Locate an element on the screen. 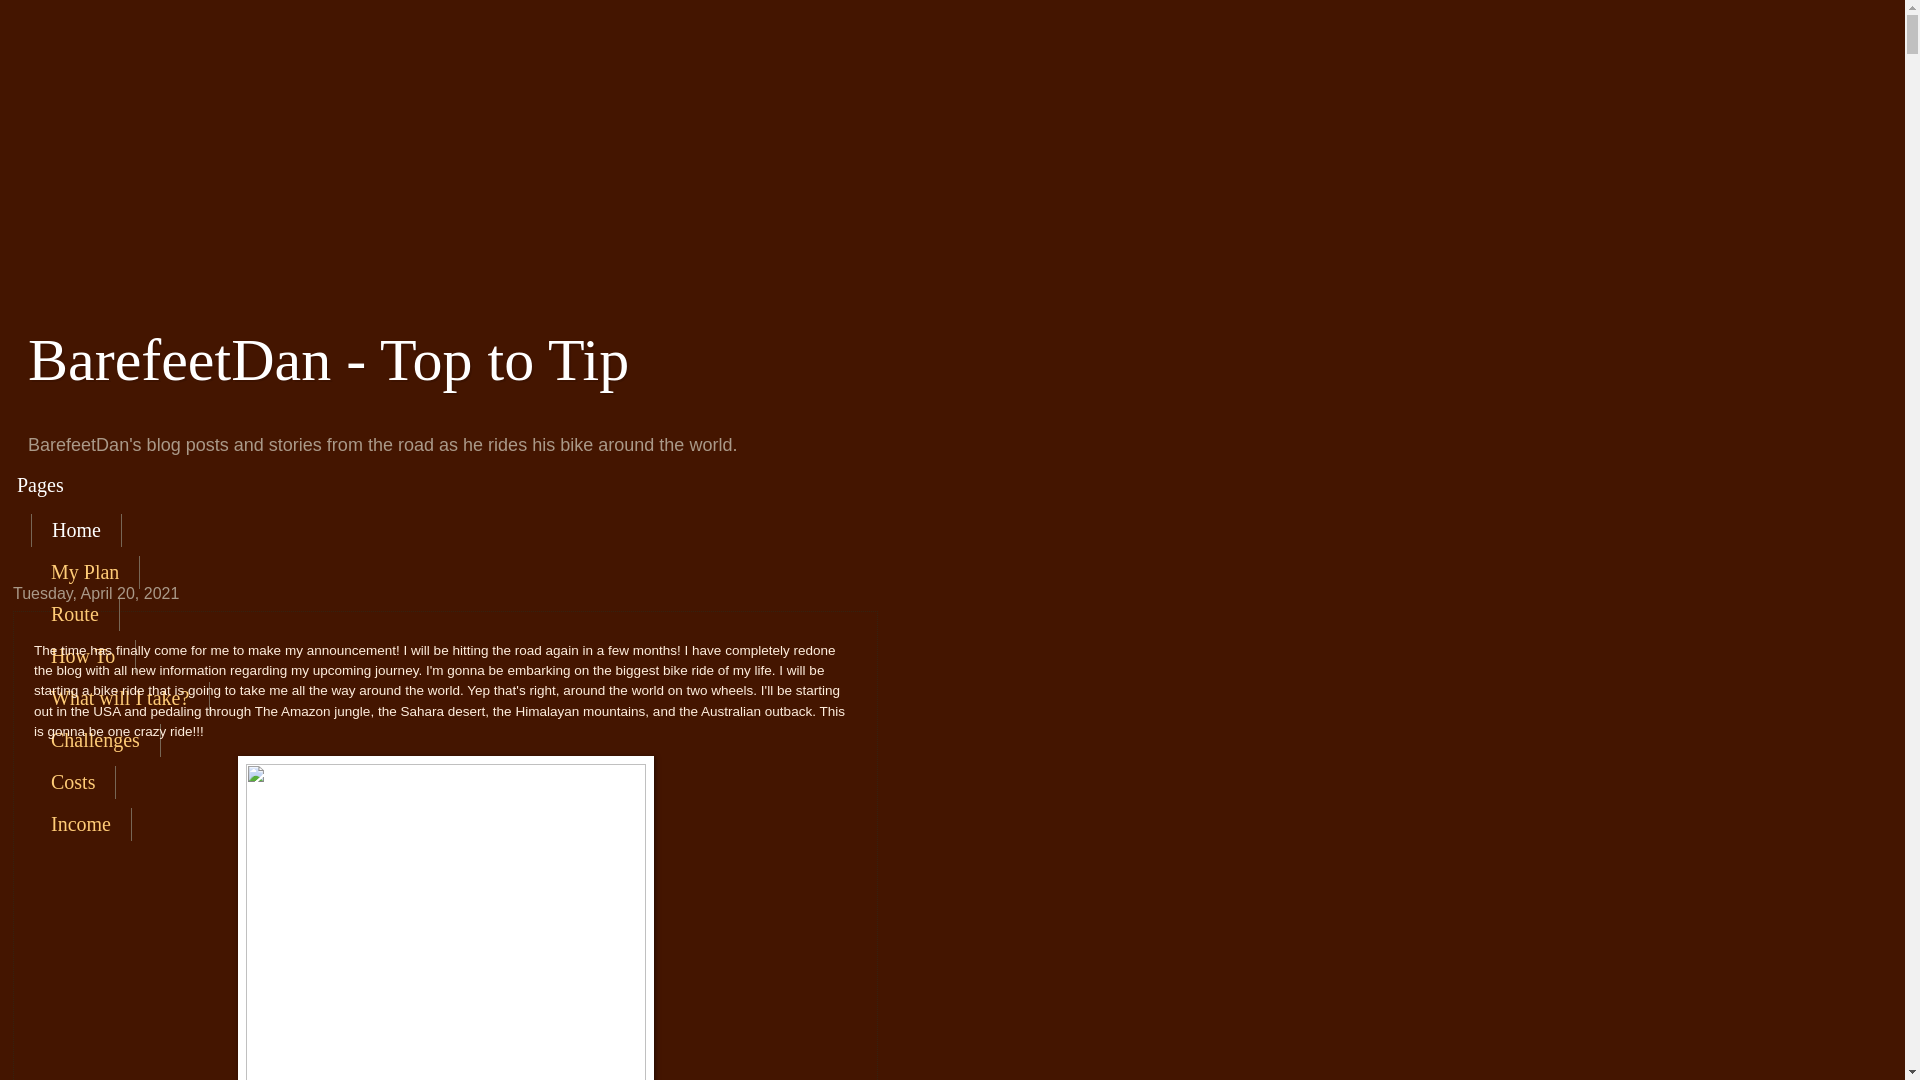  'How To' is located at coordinates (30, 656).